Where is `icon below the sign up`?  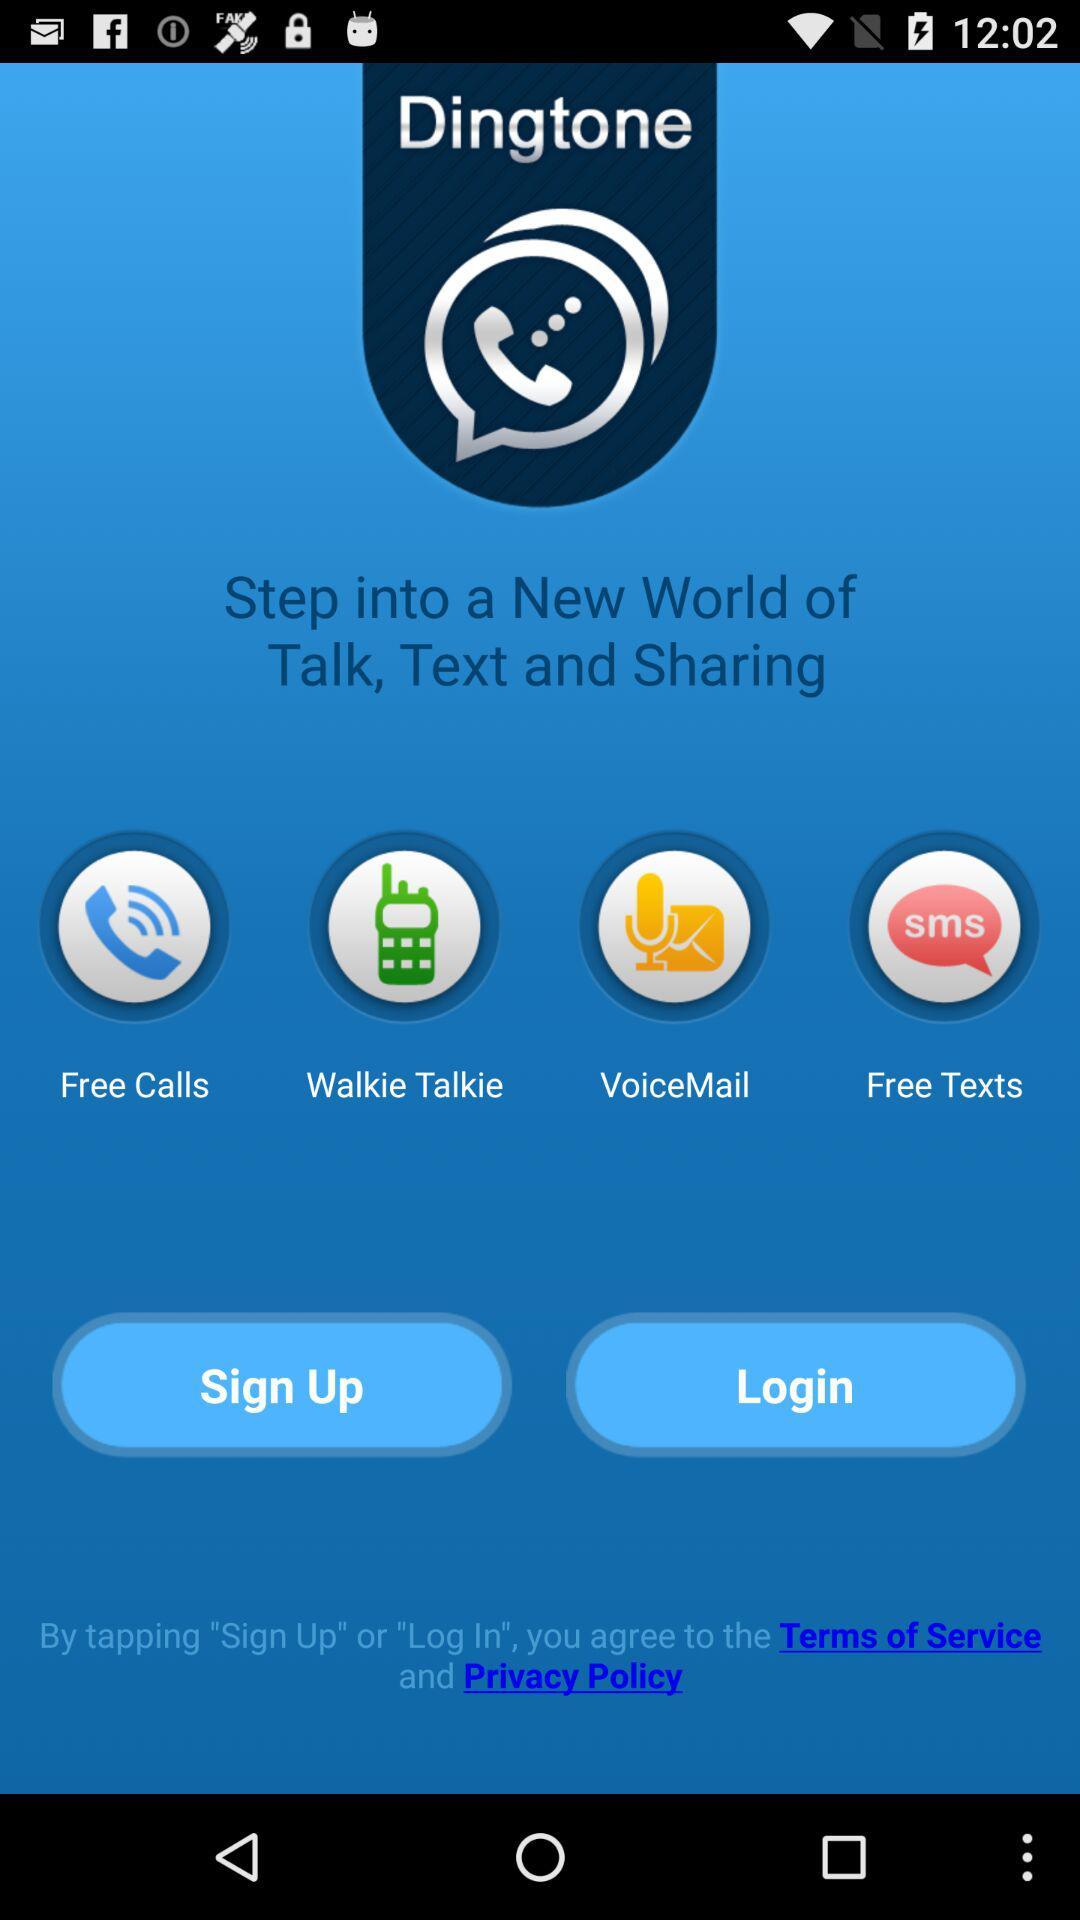
icon below the sign up is located at coordinates (540, 1654).